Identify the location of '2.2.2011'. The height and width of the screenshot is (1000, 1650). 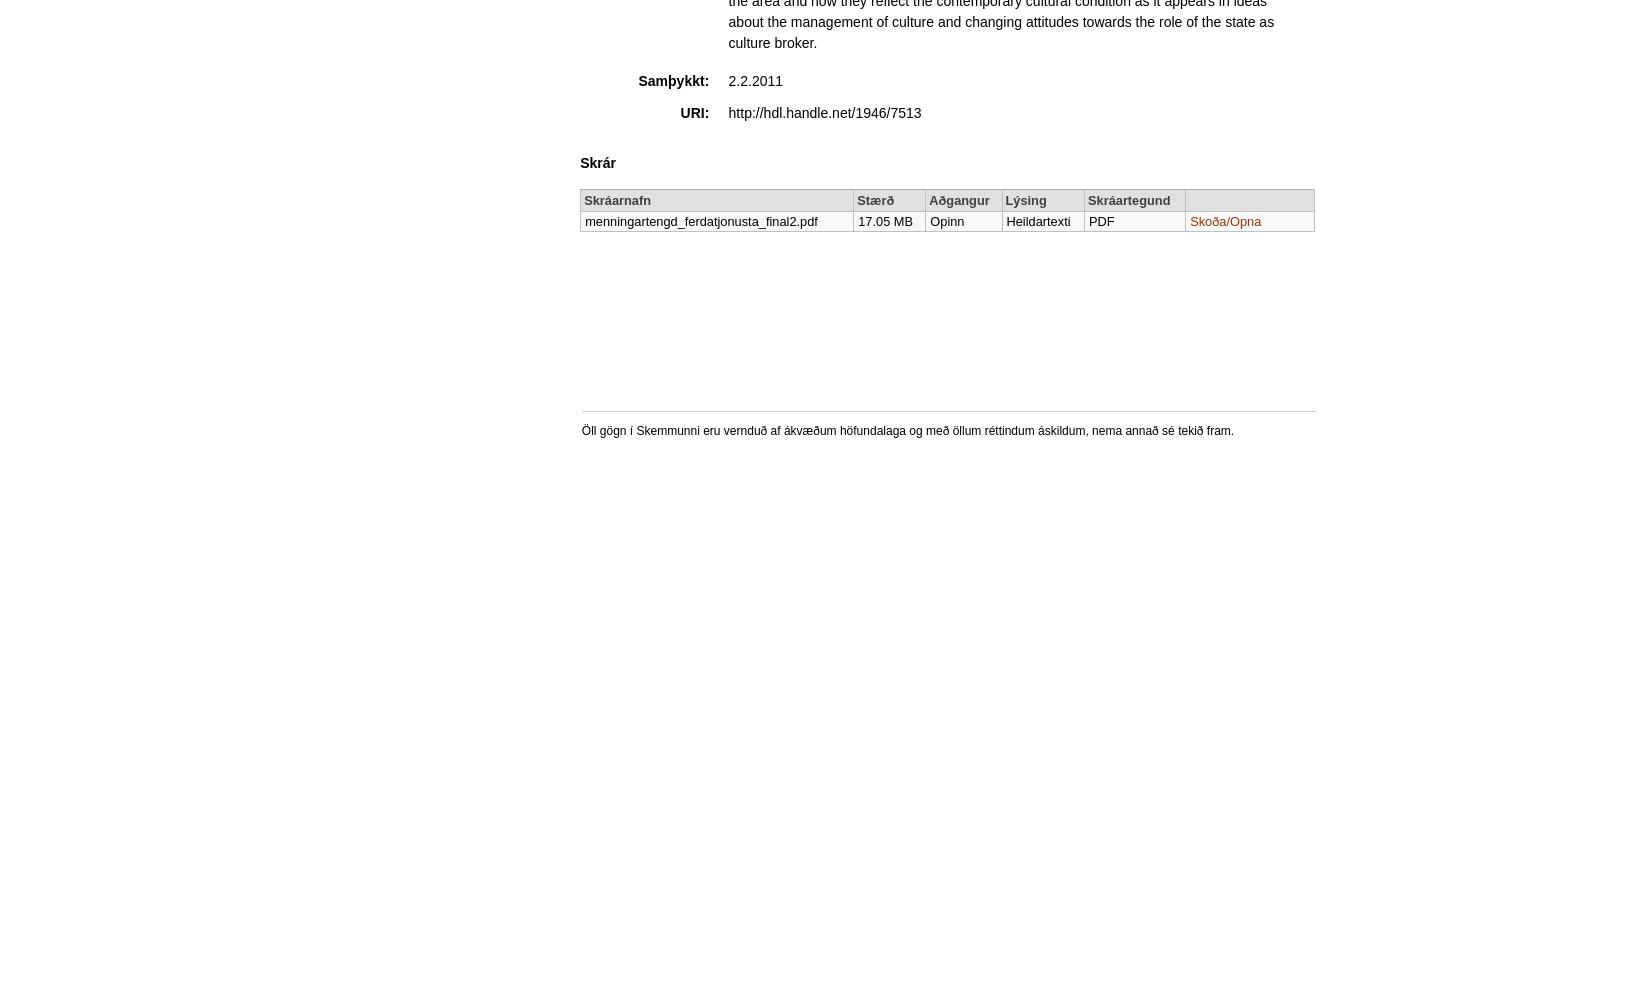
(754, 79).